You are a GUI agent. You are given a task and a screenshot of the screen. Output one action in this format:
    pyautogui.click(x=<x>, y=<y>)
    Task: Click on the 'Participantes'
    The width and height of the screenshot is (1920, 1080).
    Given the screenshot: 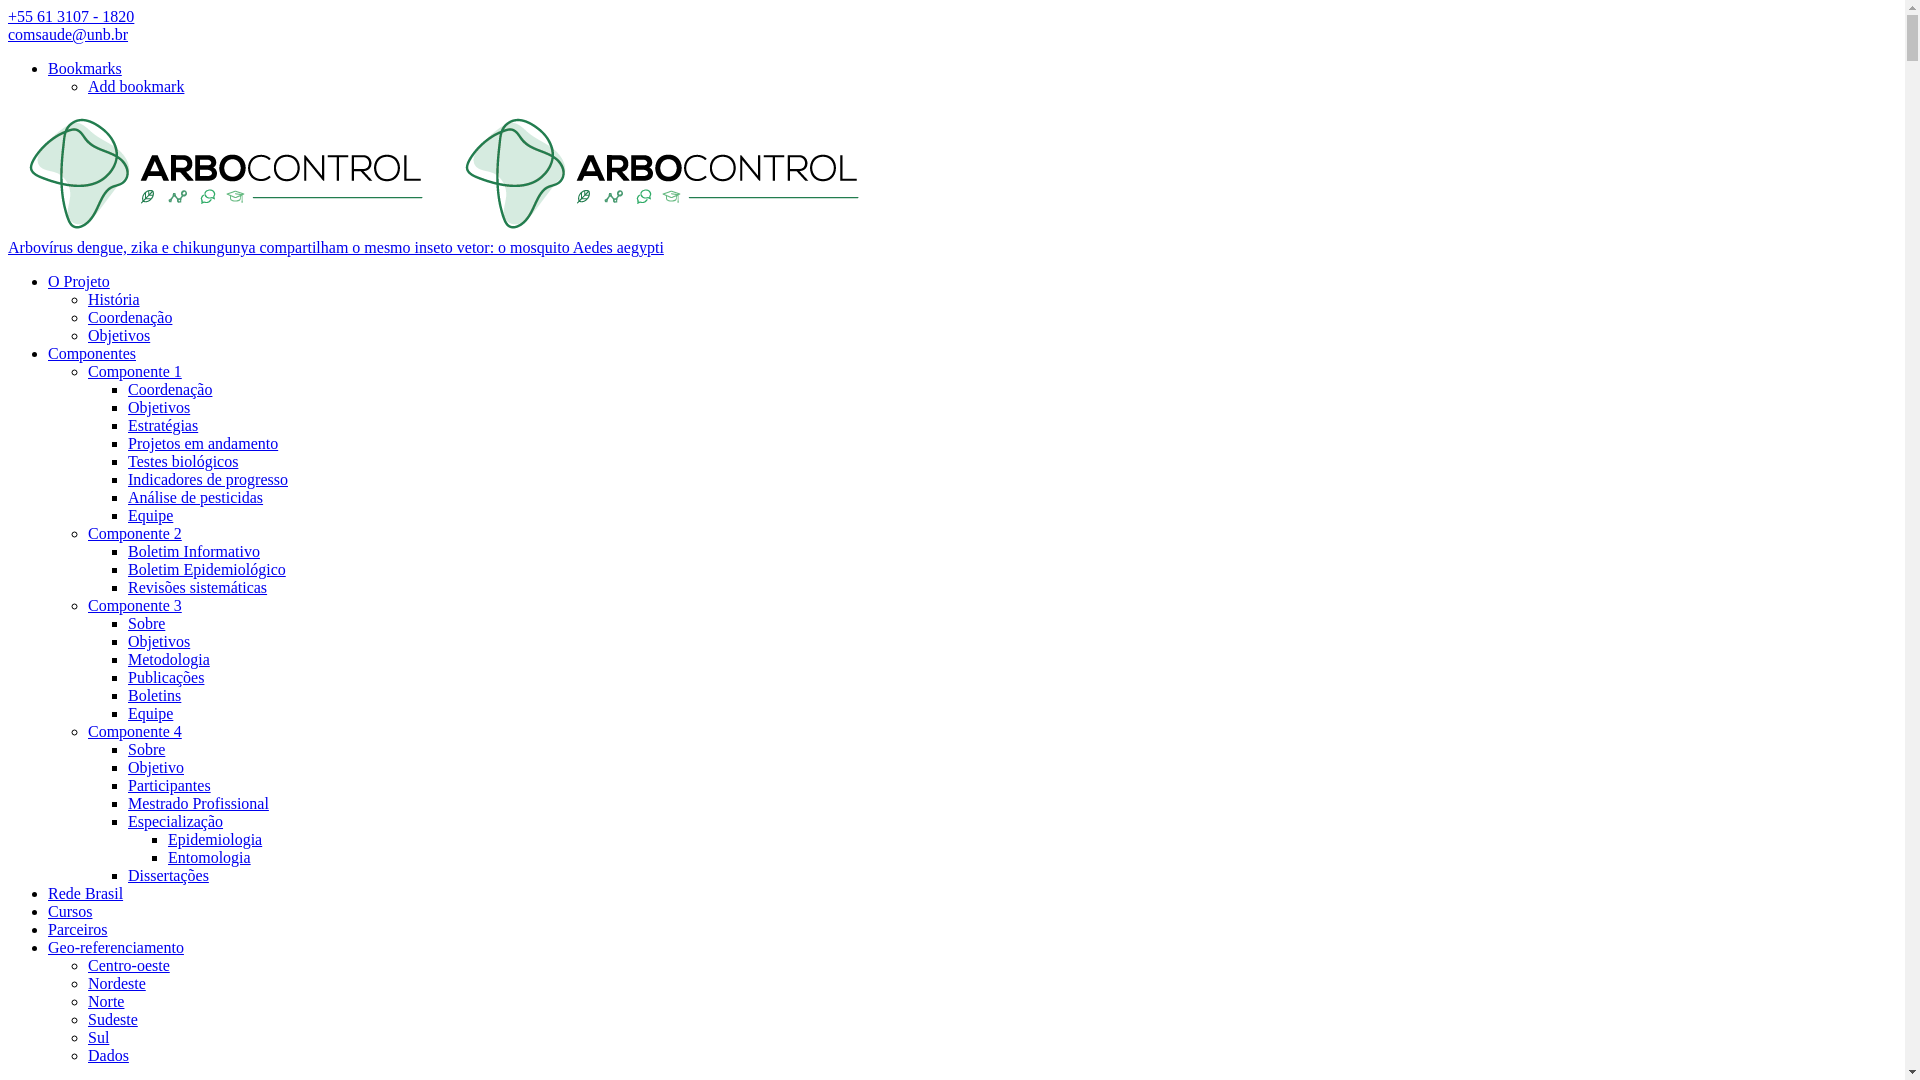 What is the action you would take?
    pyautogui.click(x=169, y=784)
    